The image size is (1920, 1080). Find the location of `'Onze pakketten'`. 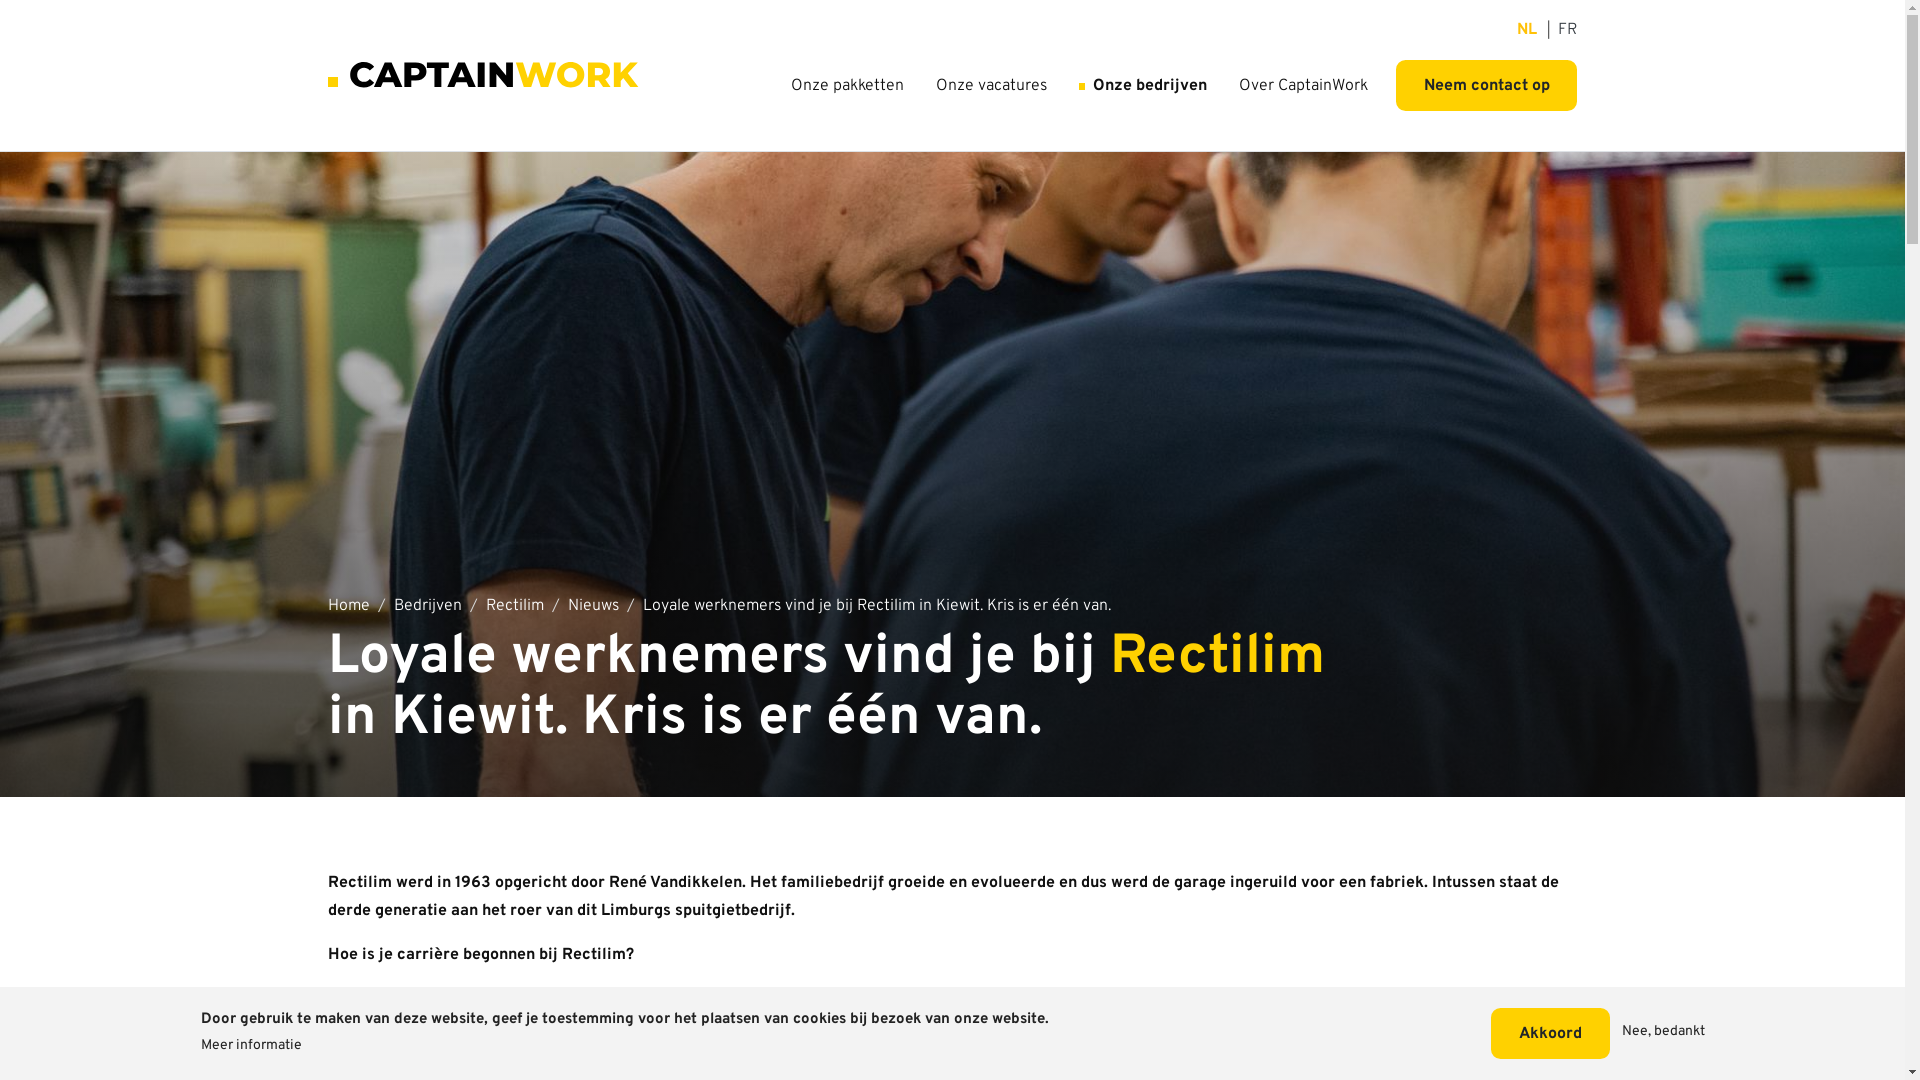

'Onze pakketten' is located at coordinates (847, 84).